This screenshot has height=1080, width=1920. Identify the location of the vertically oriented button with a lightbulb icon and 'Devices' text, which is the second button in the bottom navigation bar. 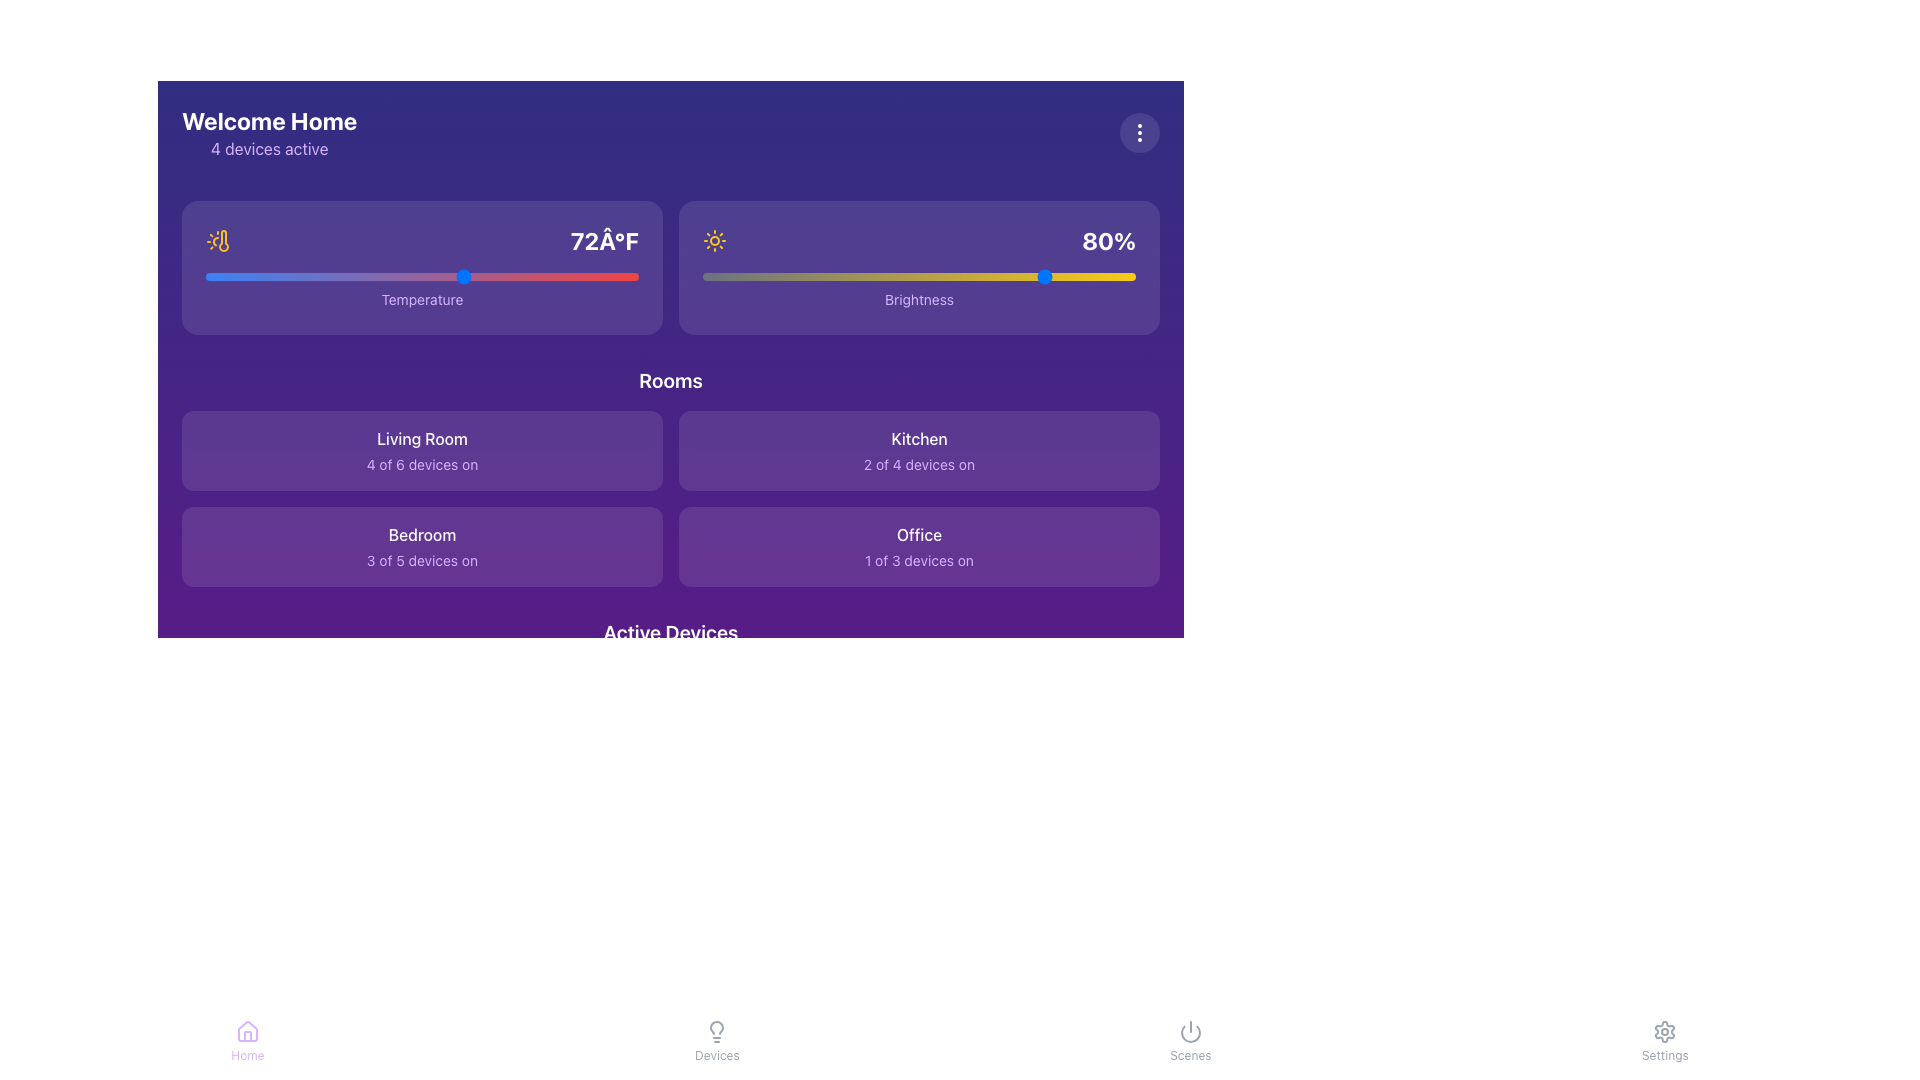
(717, 1040).